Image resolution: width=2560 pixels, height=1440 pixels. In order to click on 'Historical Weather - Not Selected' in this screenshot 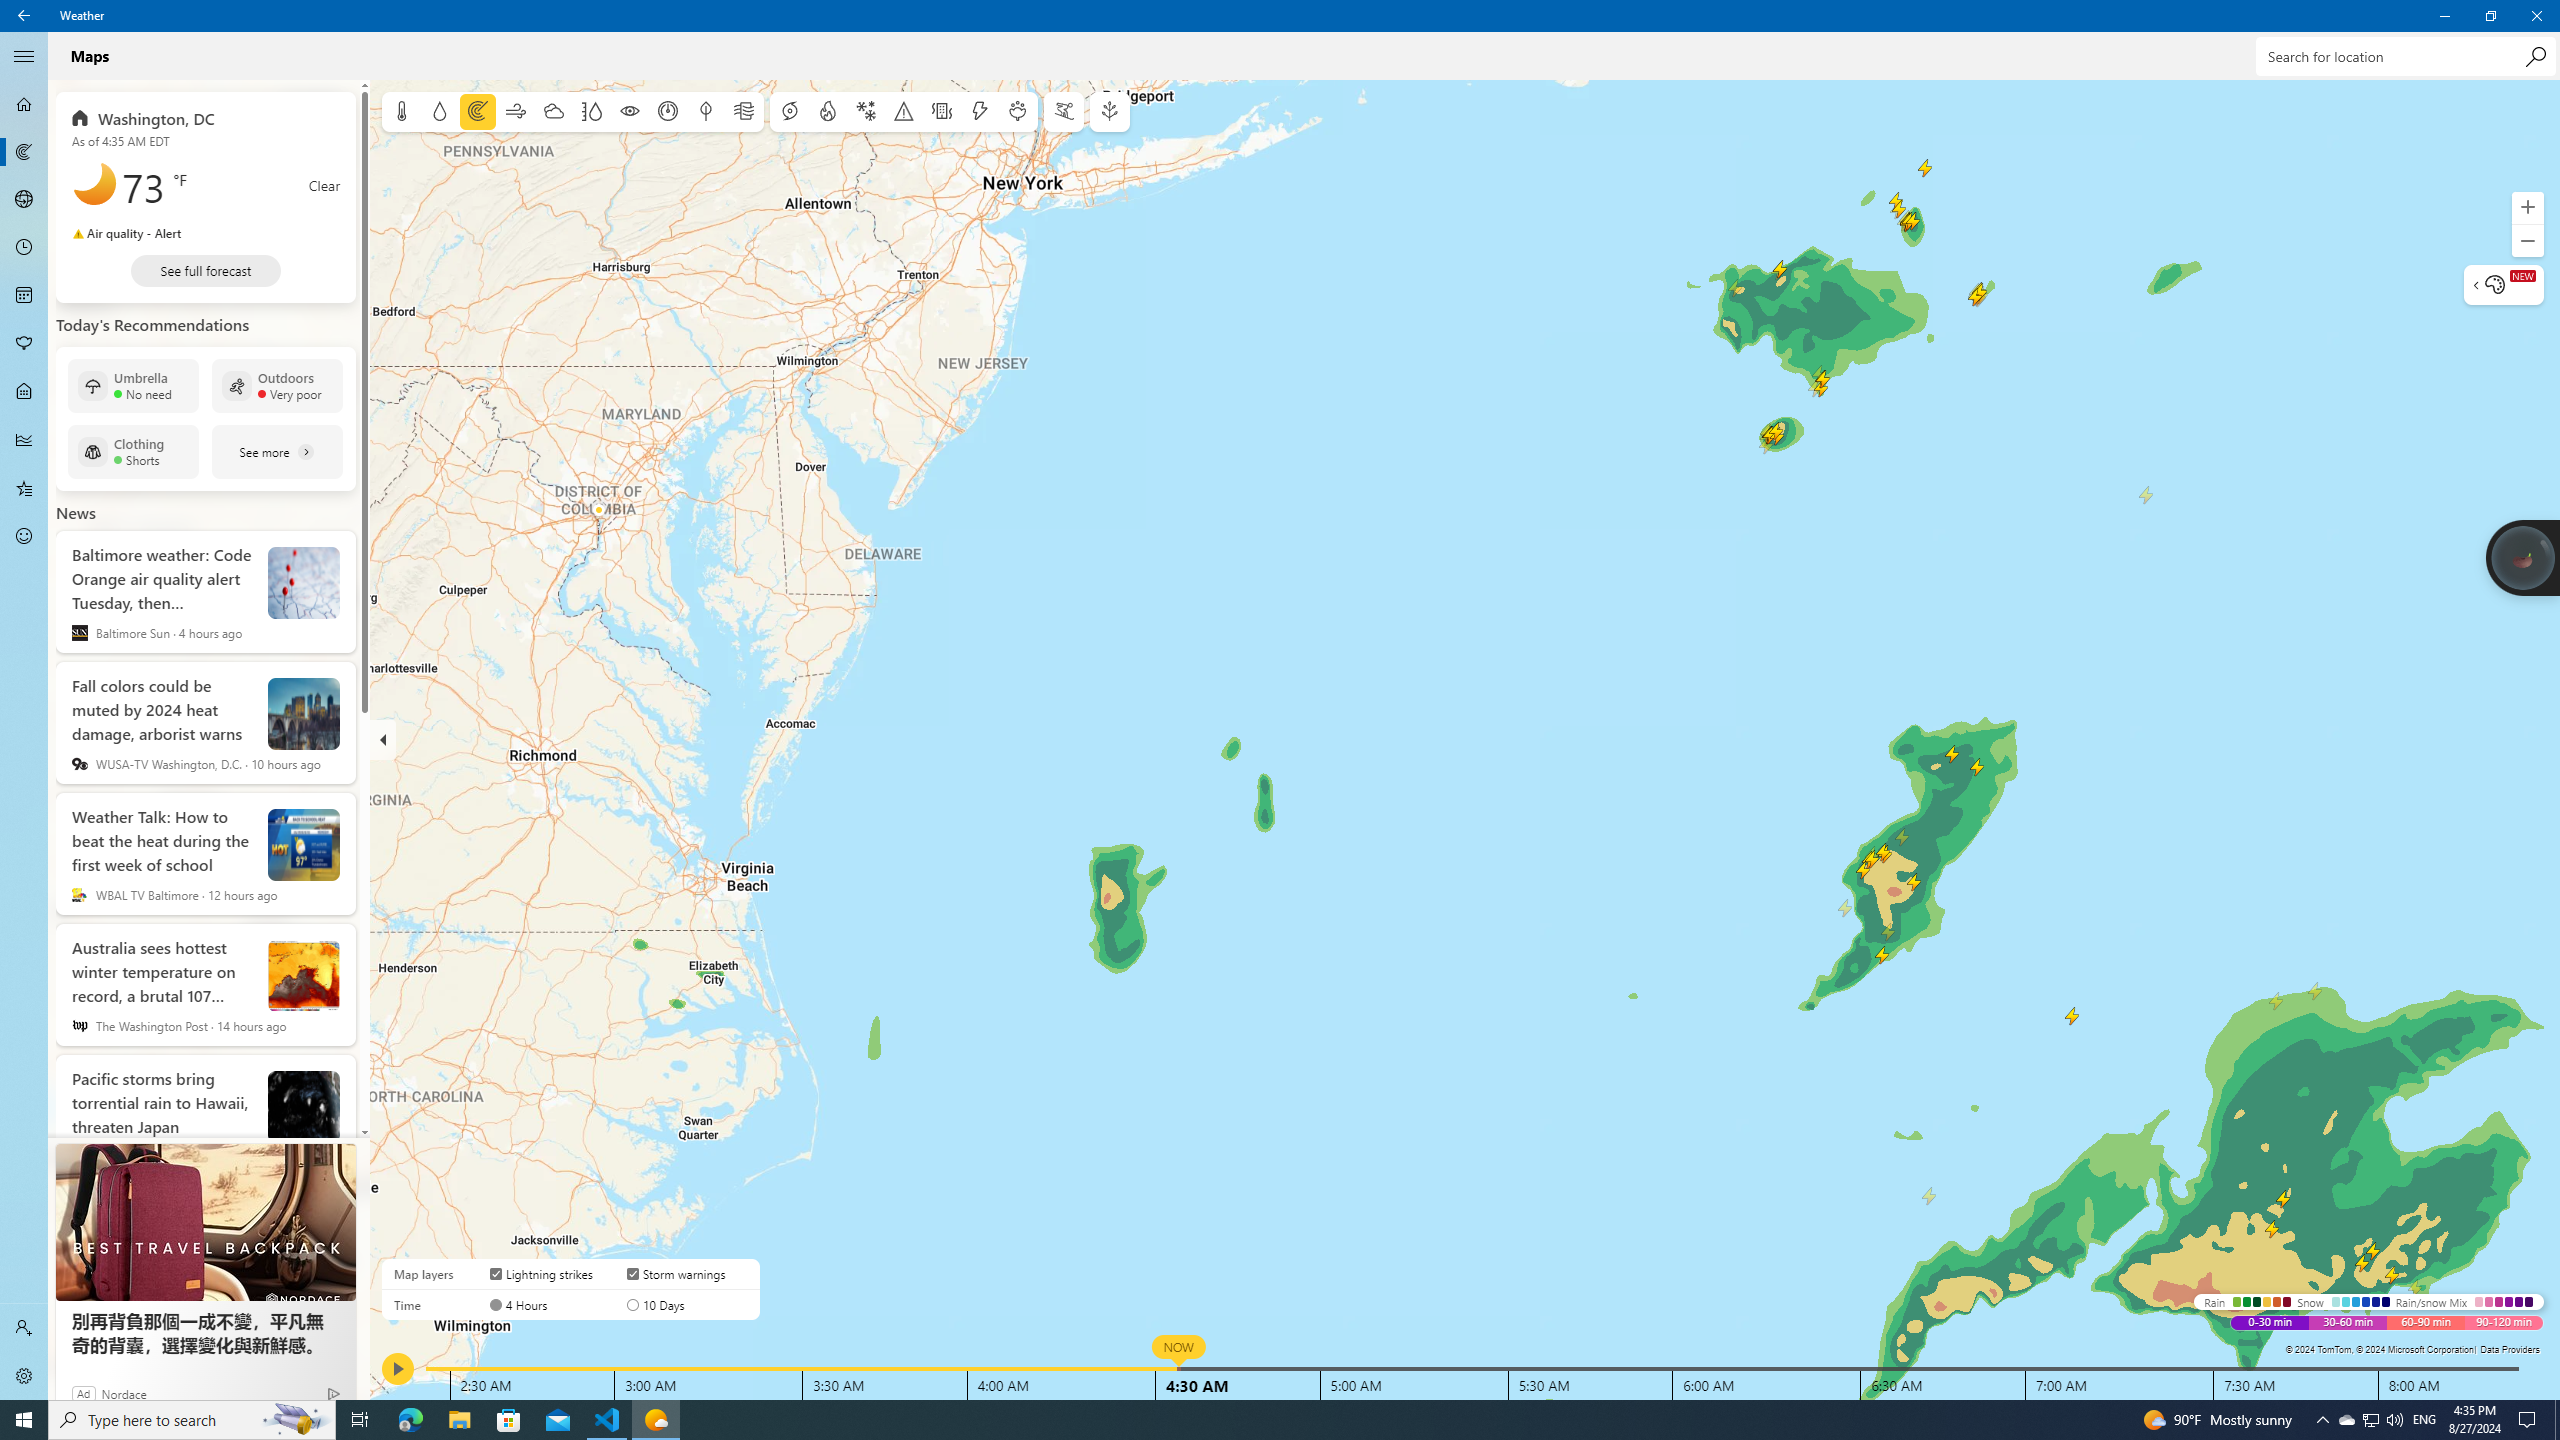, I will do `click(24, 438)`.